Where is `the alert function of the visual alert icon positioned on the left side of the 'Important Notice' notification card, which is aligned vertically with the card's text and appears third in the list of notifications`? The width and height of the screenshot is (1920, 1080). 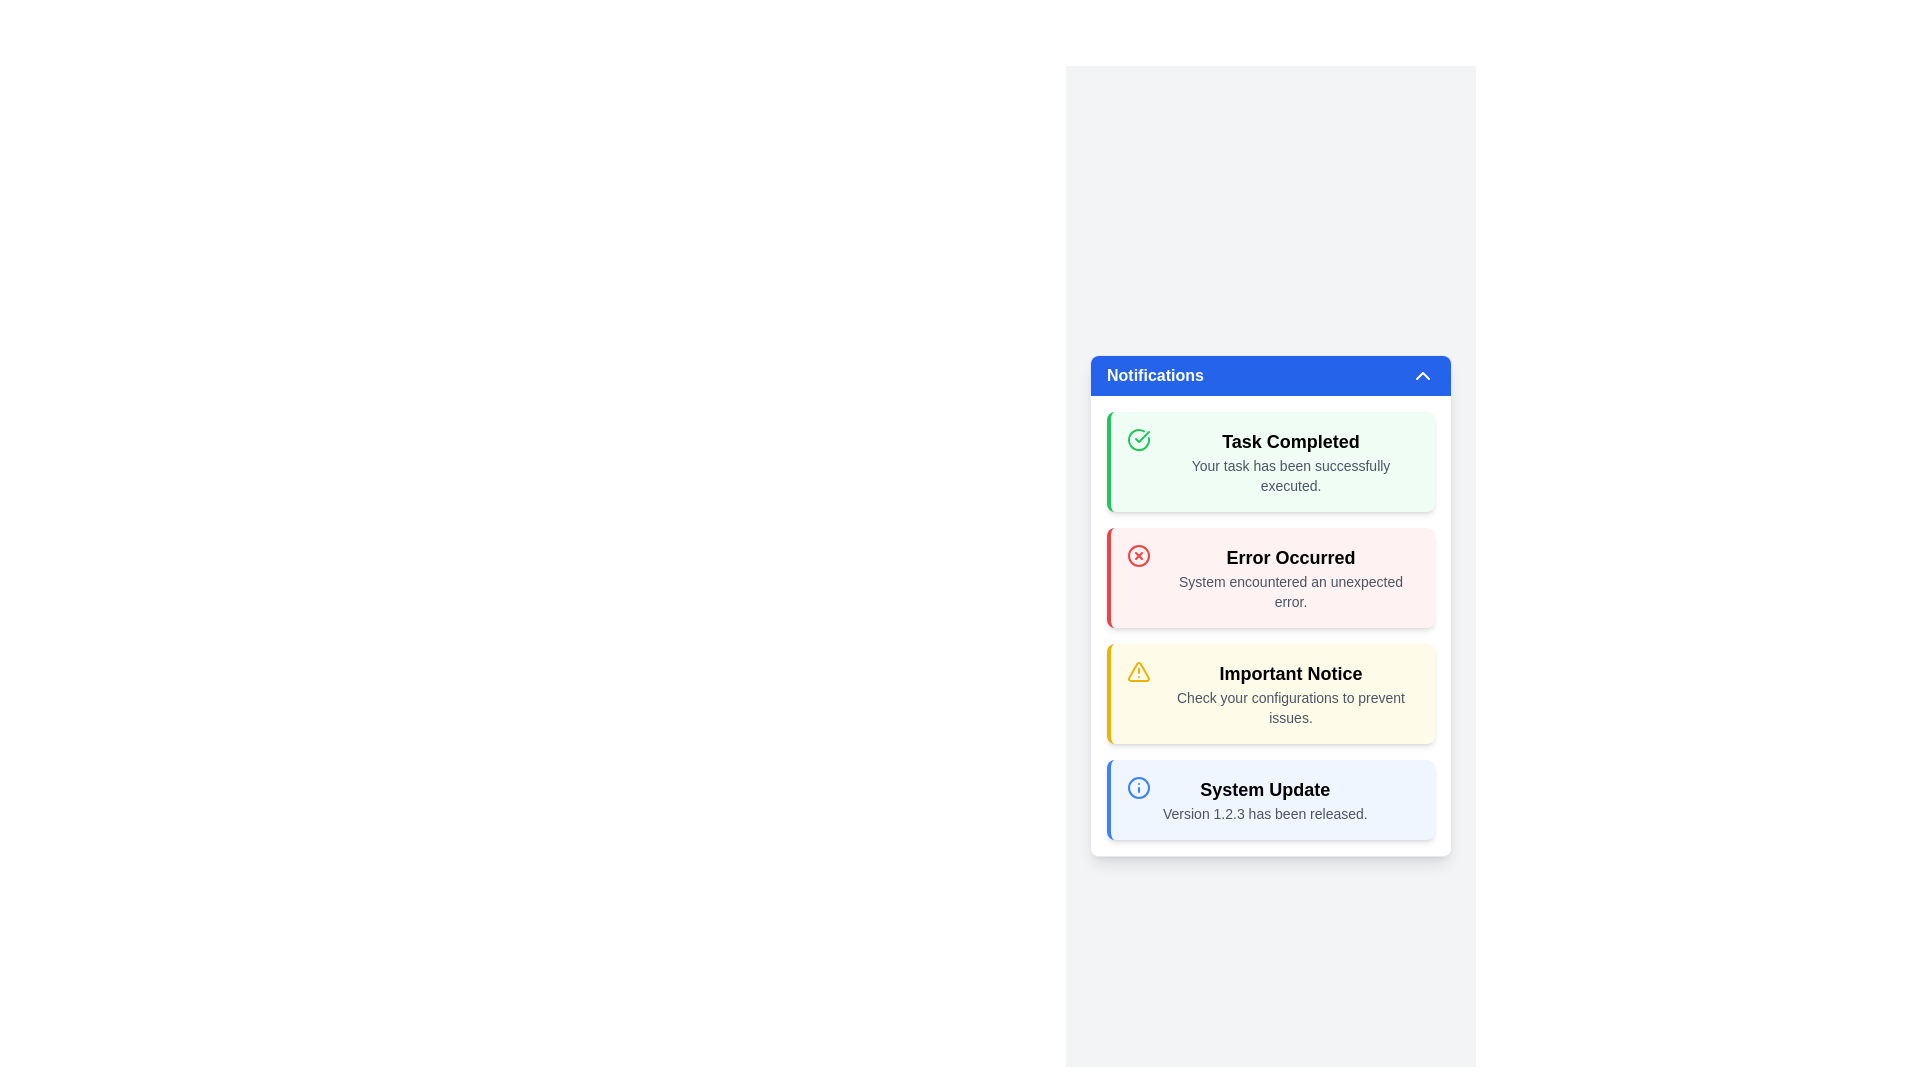
the alert function of the visual alert icon positioned on the left side of the 'Important Notice' notification card, which is aligned vertically with the card's text and appears third in the list of notifications is located at coordinates (1138, 671).